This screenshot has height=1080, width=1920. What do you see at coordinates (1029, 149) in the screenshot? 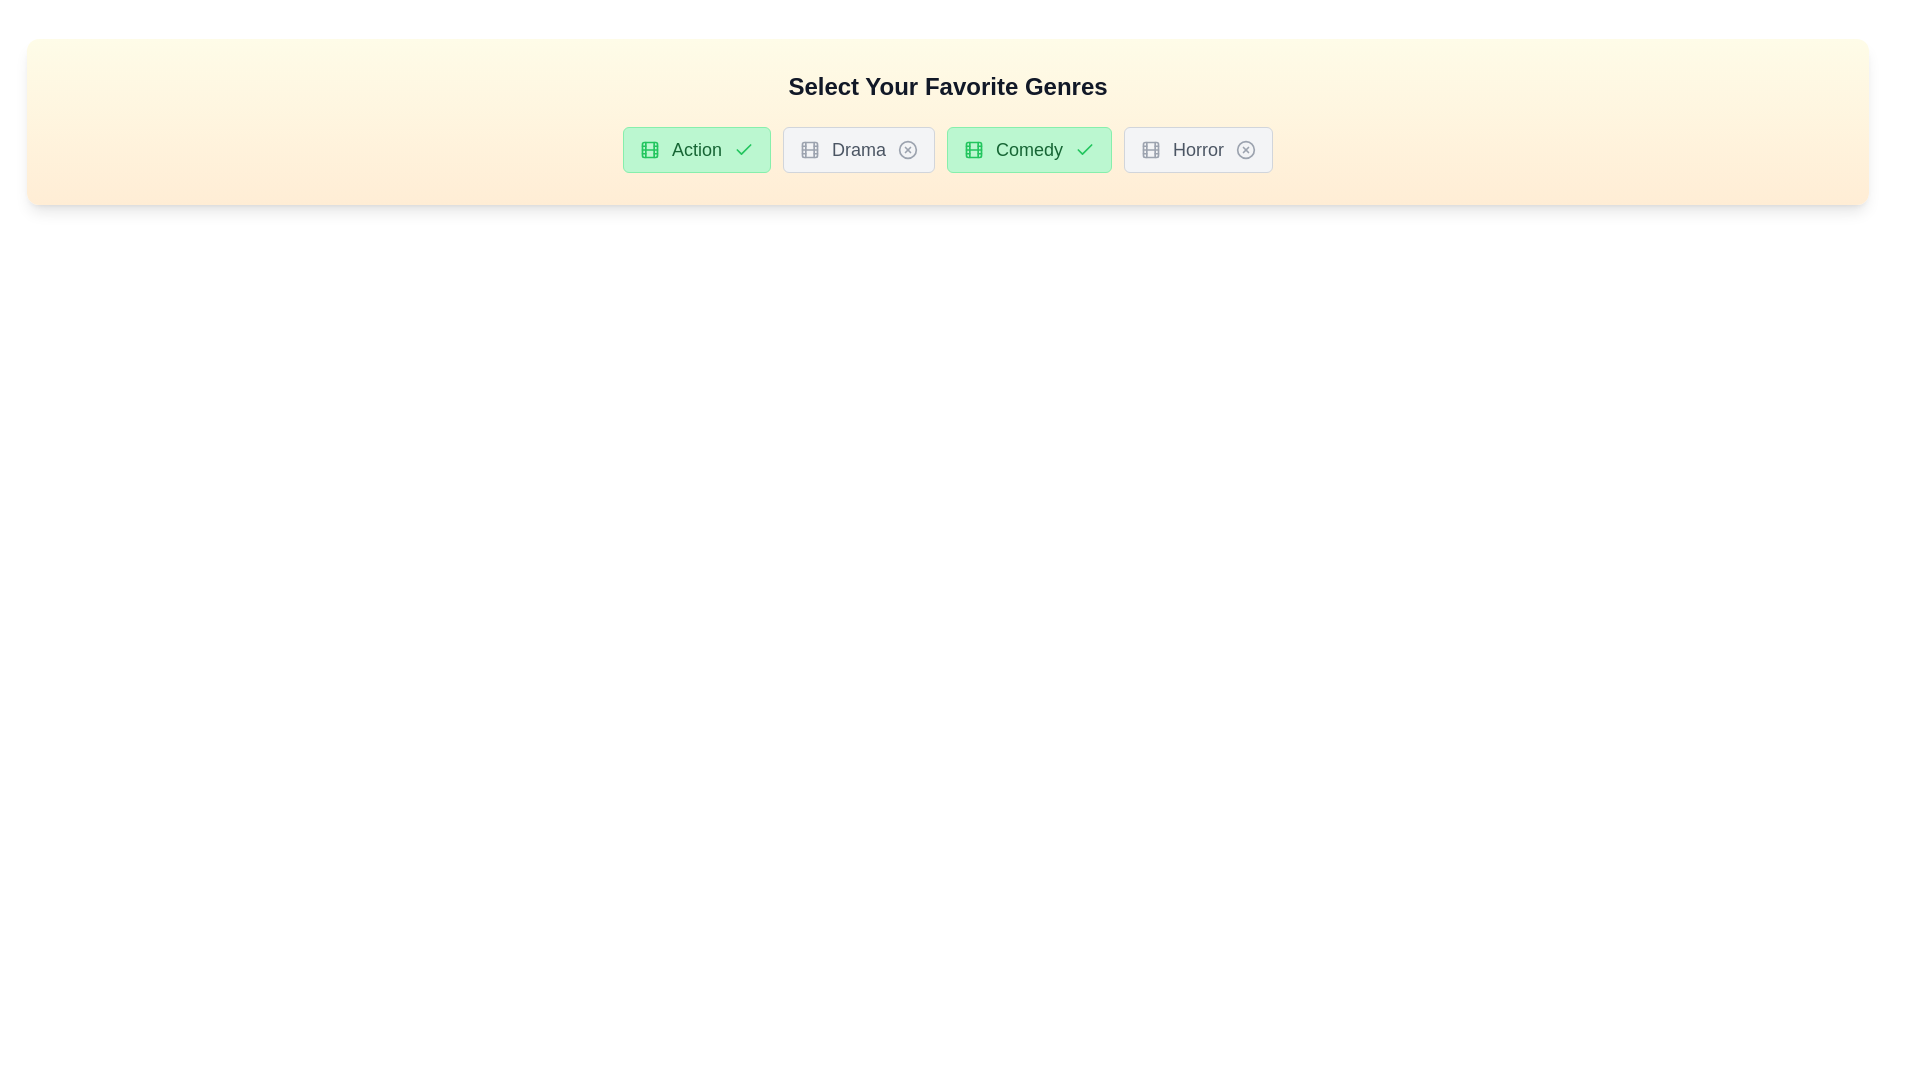
I see `the genre Comedy` at bounding box center [1029, 149].